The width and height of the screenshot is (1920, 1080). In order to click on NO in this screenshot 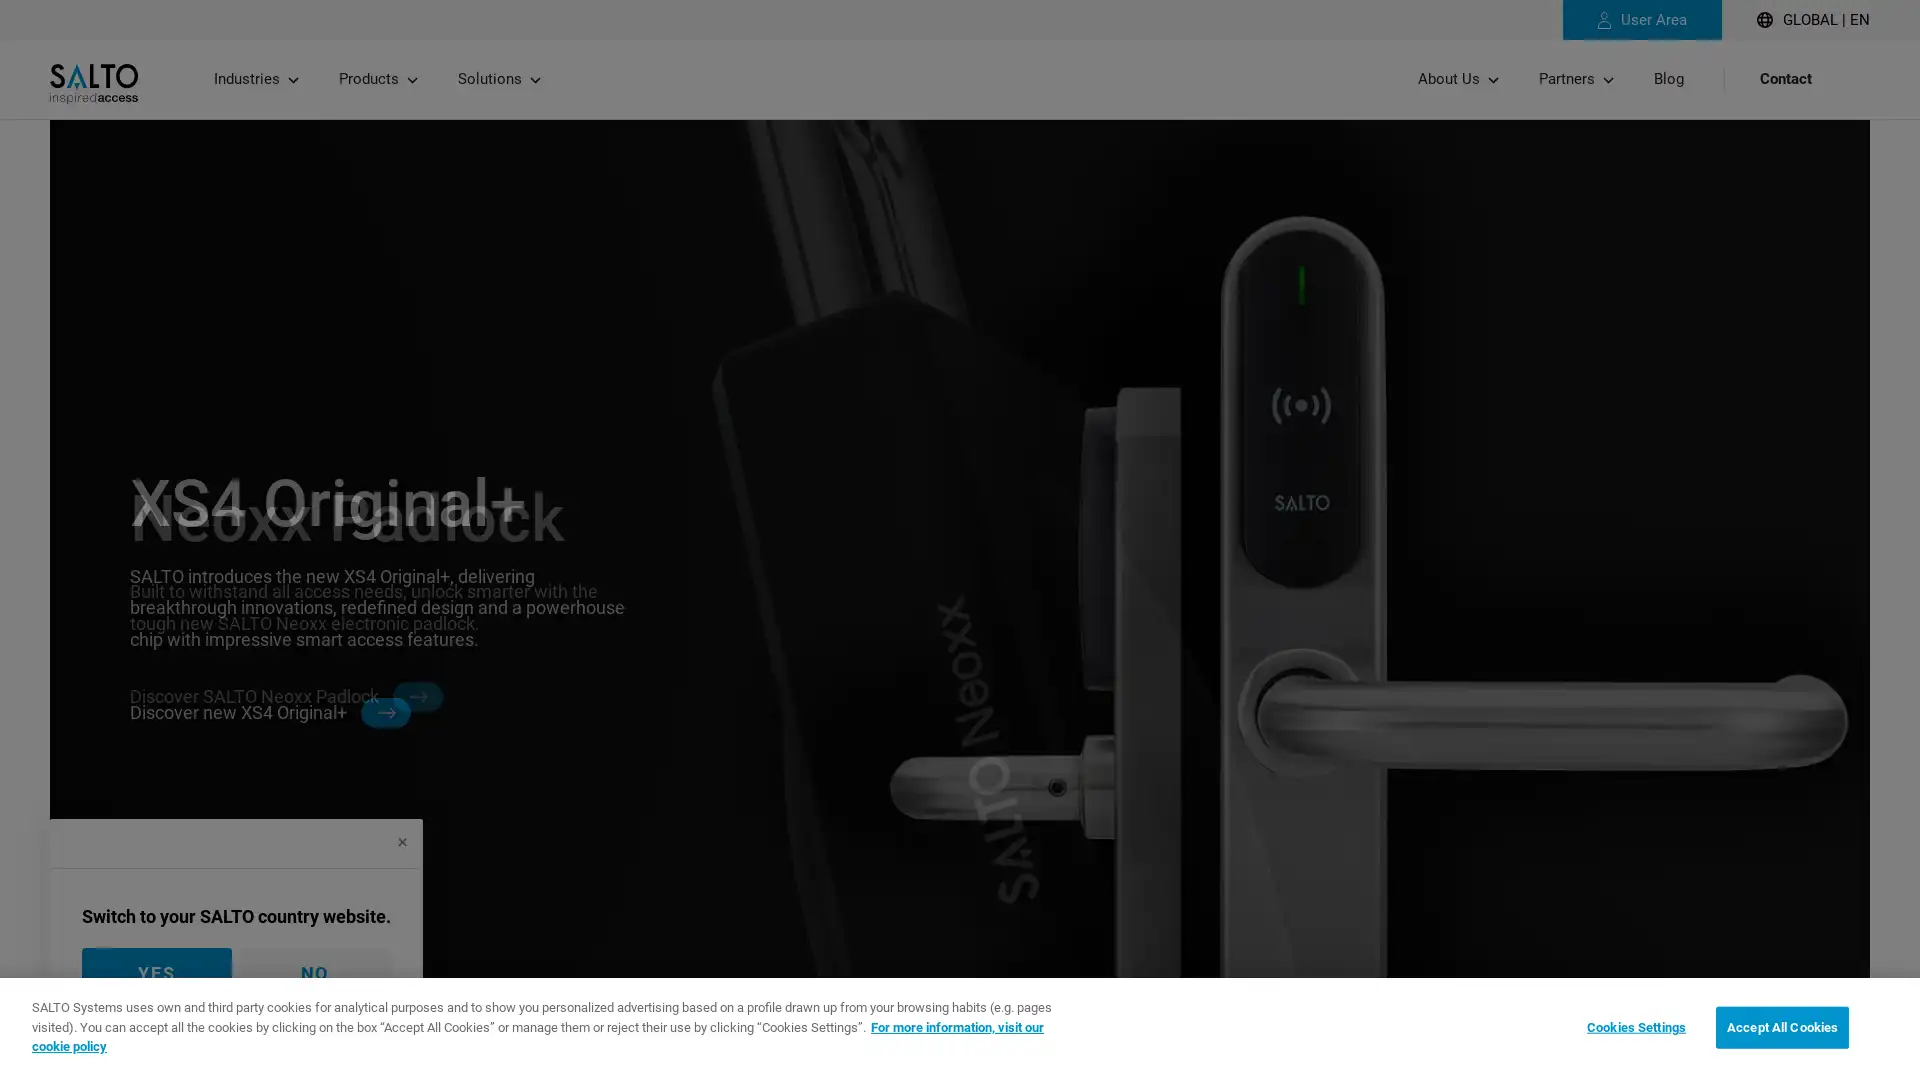, I will do `click(314, 971)`.